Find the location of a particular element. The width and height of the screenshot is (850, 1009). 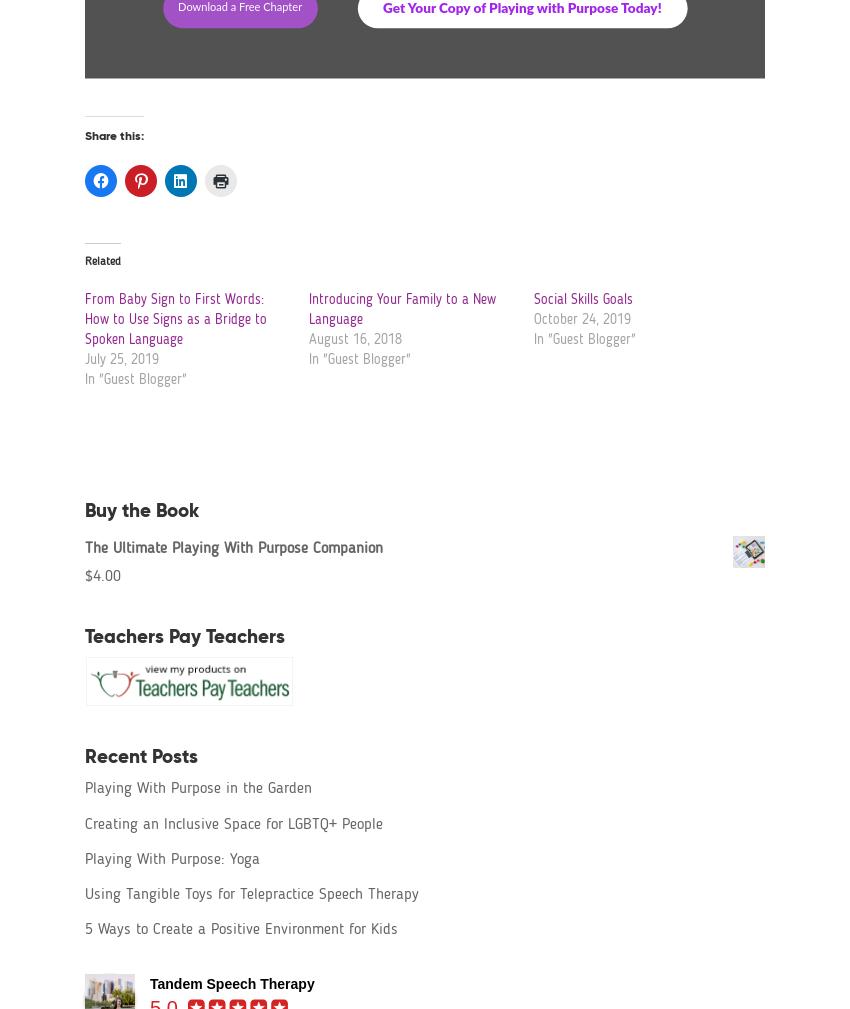

'Get Your Copy of Playing with Purpose Today!' is located at coordinates (520, 6).